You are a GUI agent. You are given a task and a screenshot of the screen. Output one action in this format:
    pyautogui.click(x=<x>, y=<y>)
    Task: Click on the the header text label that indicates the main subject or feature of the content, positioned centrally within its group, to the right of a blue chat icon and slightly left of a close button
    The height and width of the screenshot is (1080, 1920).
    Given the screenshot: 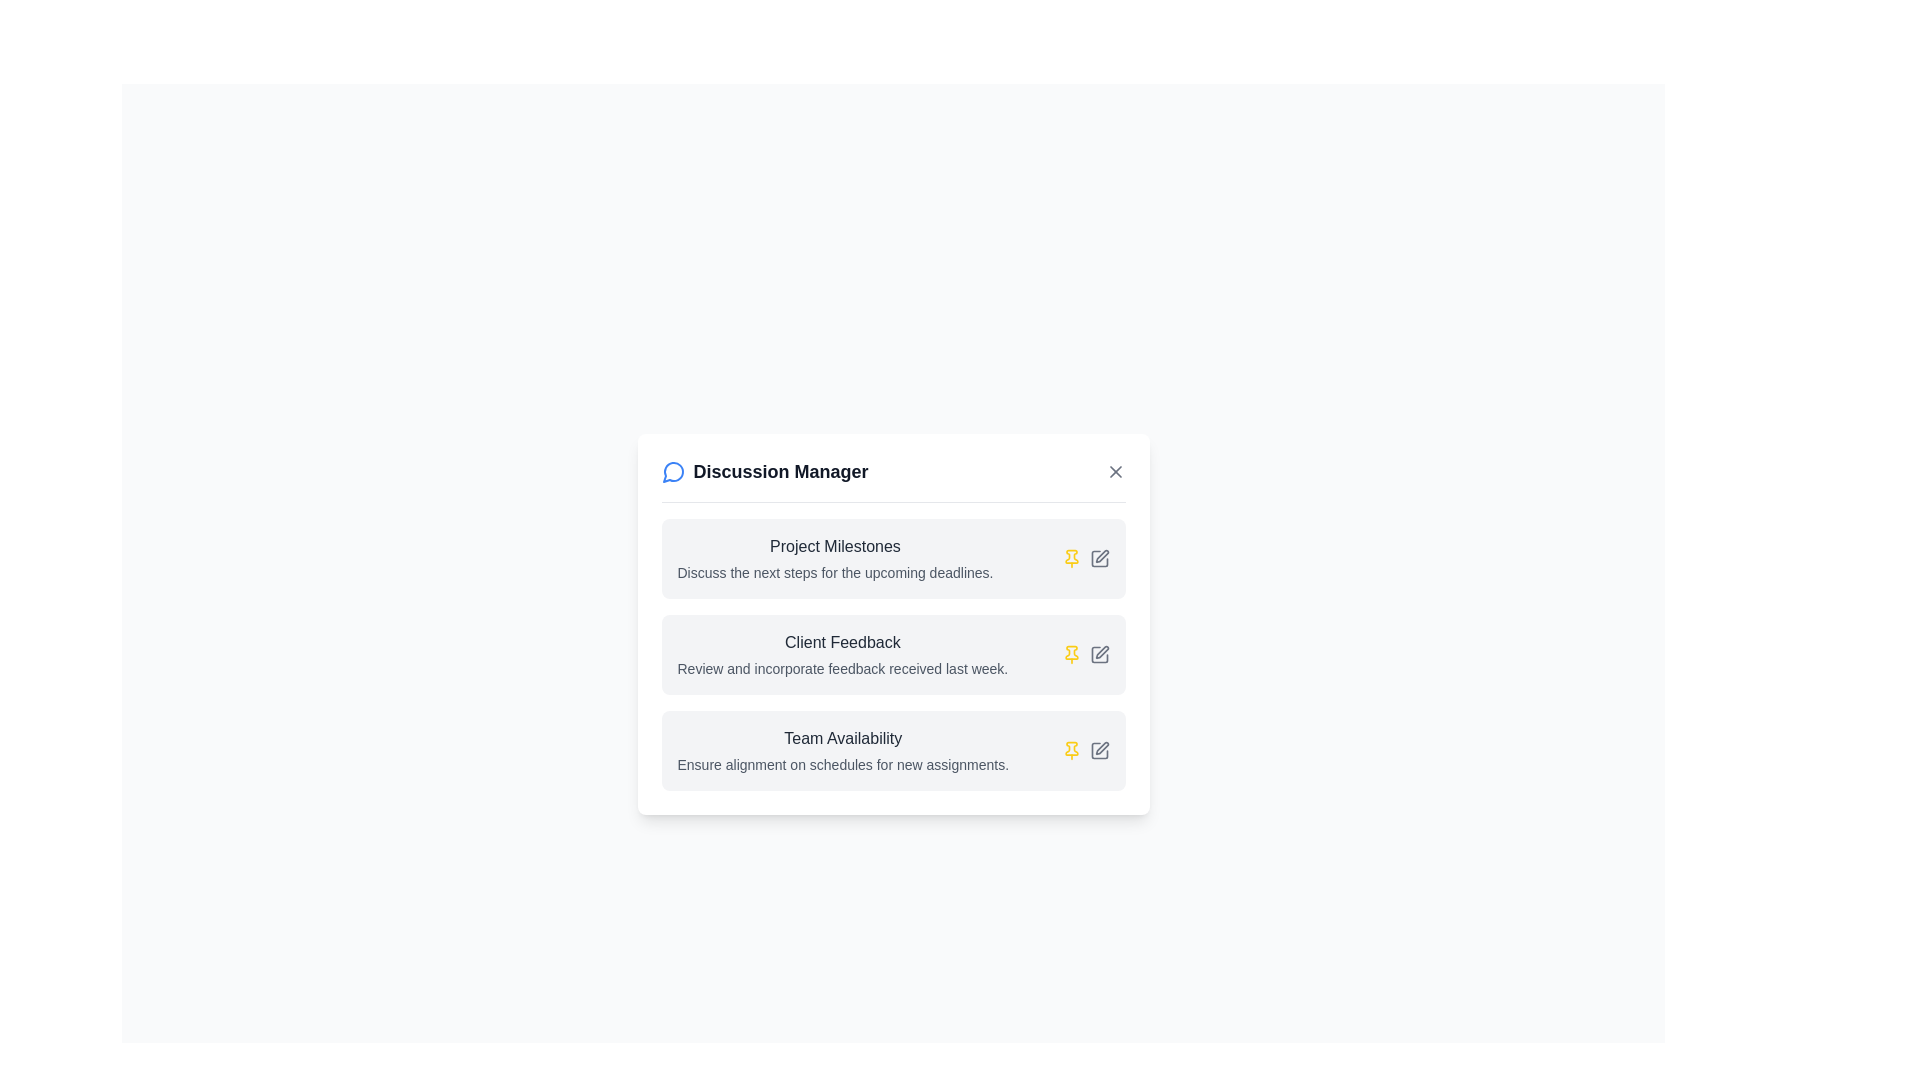 What is the action you would take?
    pyautogui.click(x=780, y=471)
    